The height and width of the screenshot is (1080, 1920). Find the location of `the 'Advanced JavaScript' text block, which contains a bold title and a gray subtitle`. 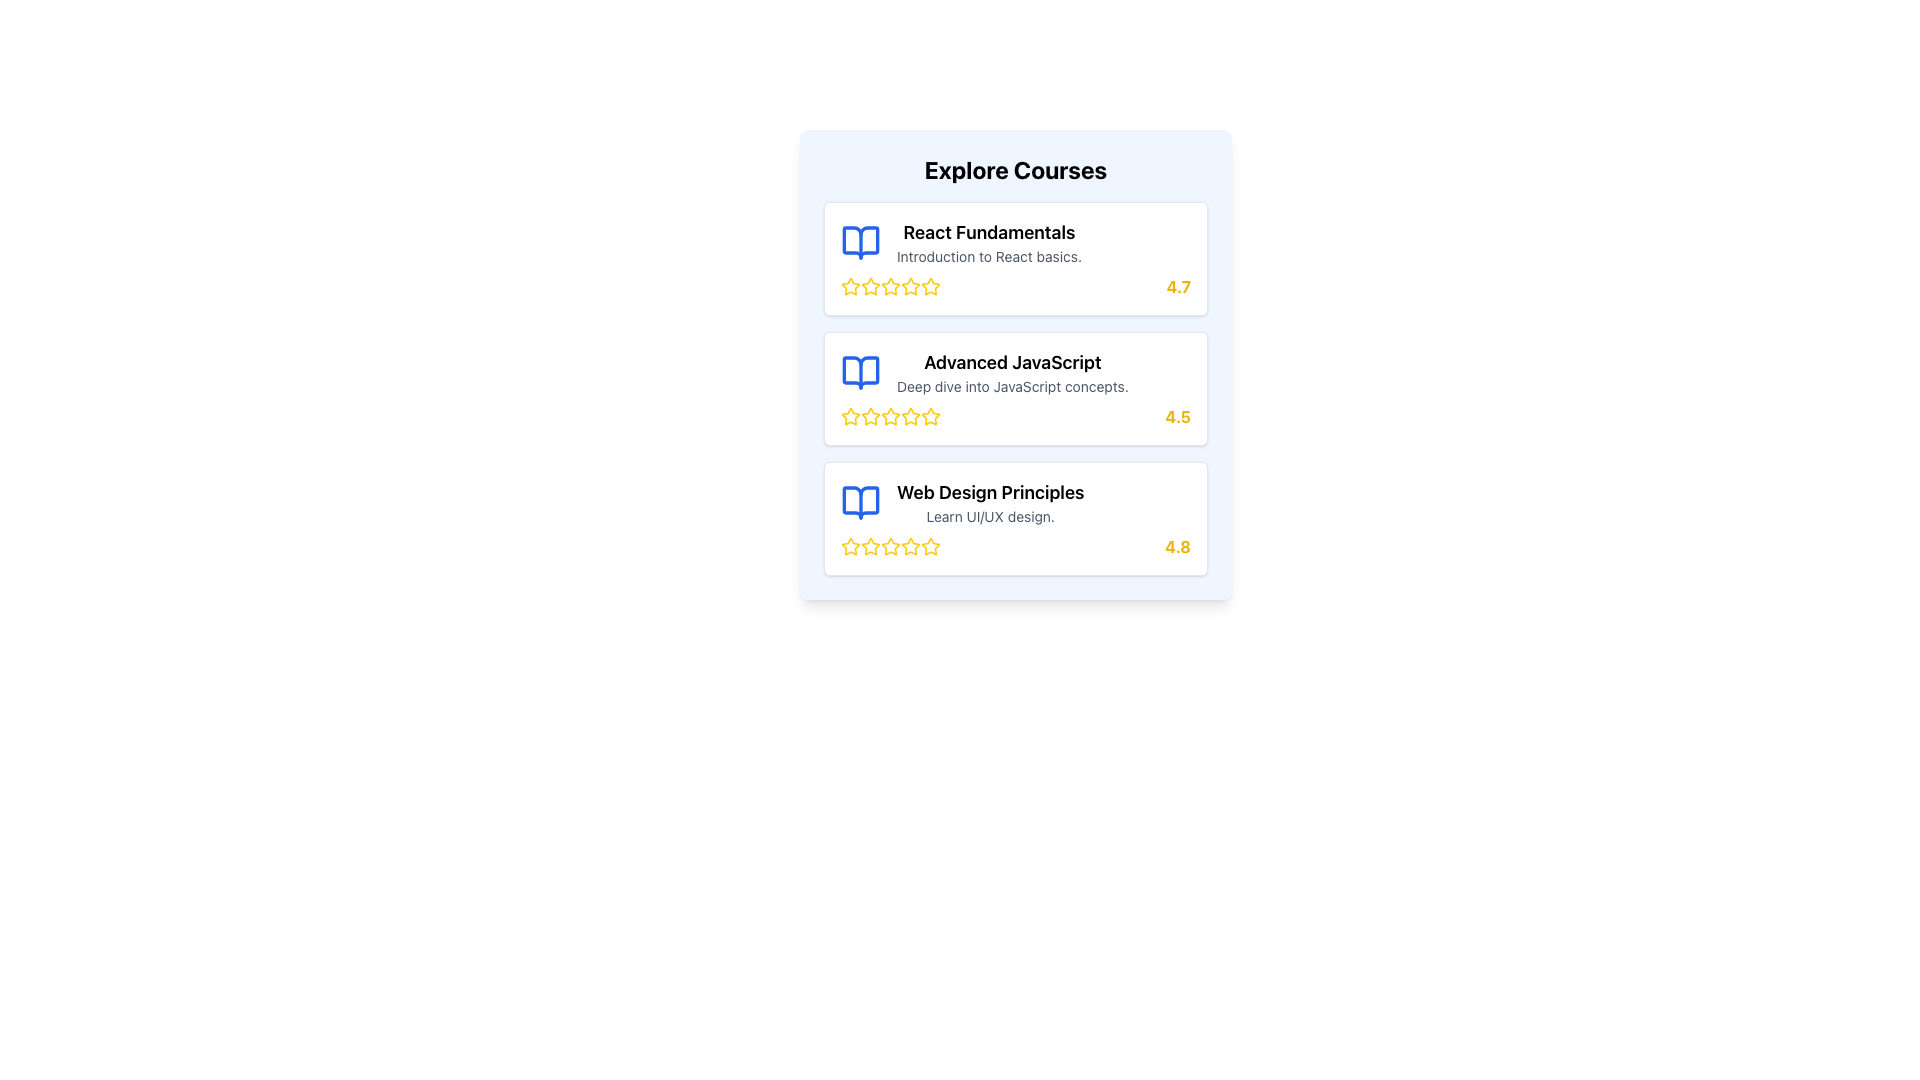

the 'Advanced JavaScript' text block, which contains a bold title and a gray subtitle is located at coordinates (1012, 373).